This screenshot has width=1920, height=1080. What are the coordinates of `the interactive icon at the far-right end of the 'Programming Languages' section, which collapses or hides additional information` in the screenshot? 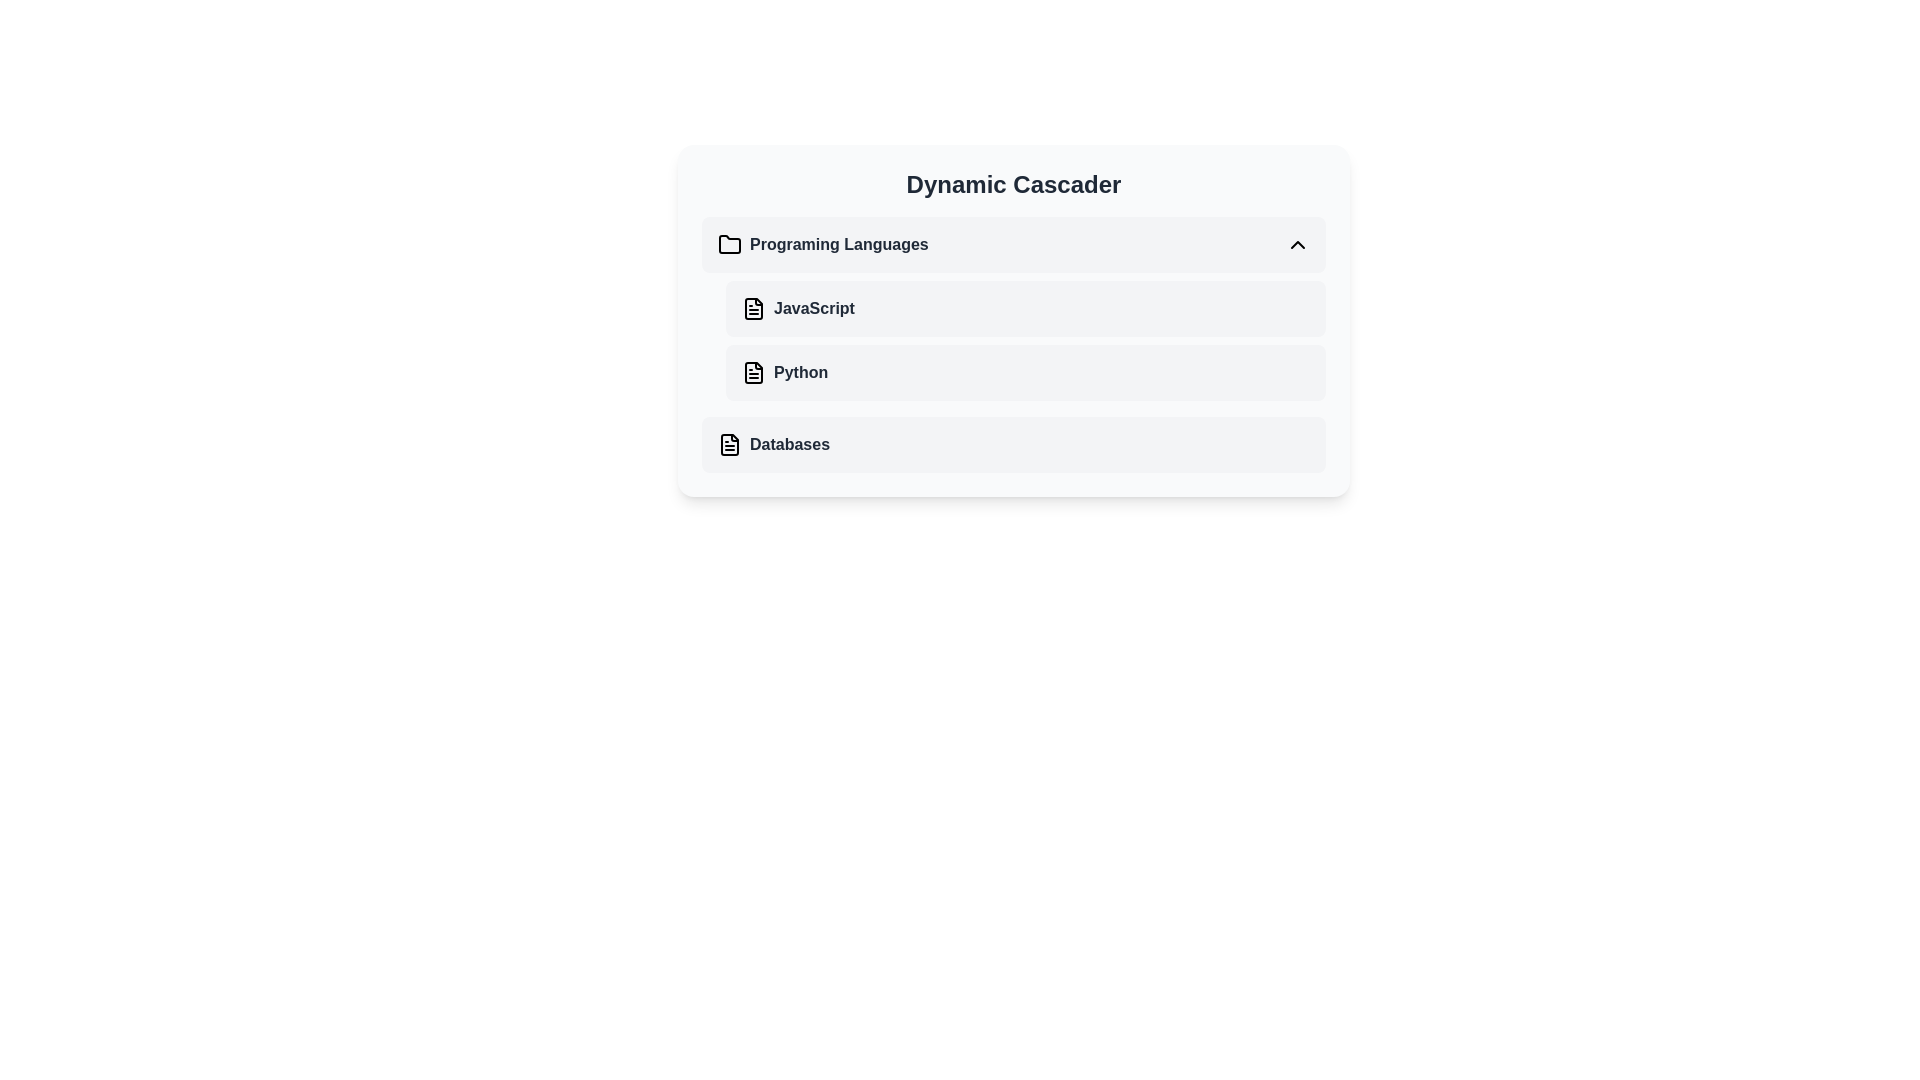 It's located at (1297, 244).